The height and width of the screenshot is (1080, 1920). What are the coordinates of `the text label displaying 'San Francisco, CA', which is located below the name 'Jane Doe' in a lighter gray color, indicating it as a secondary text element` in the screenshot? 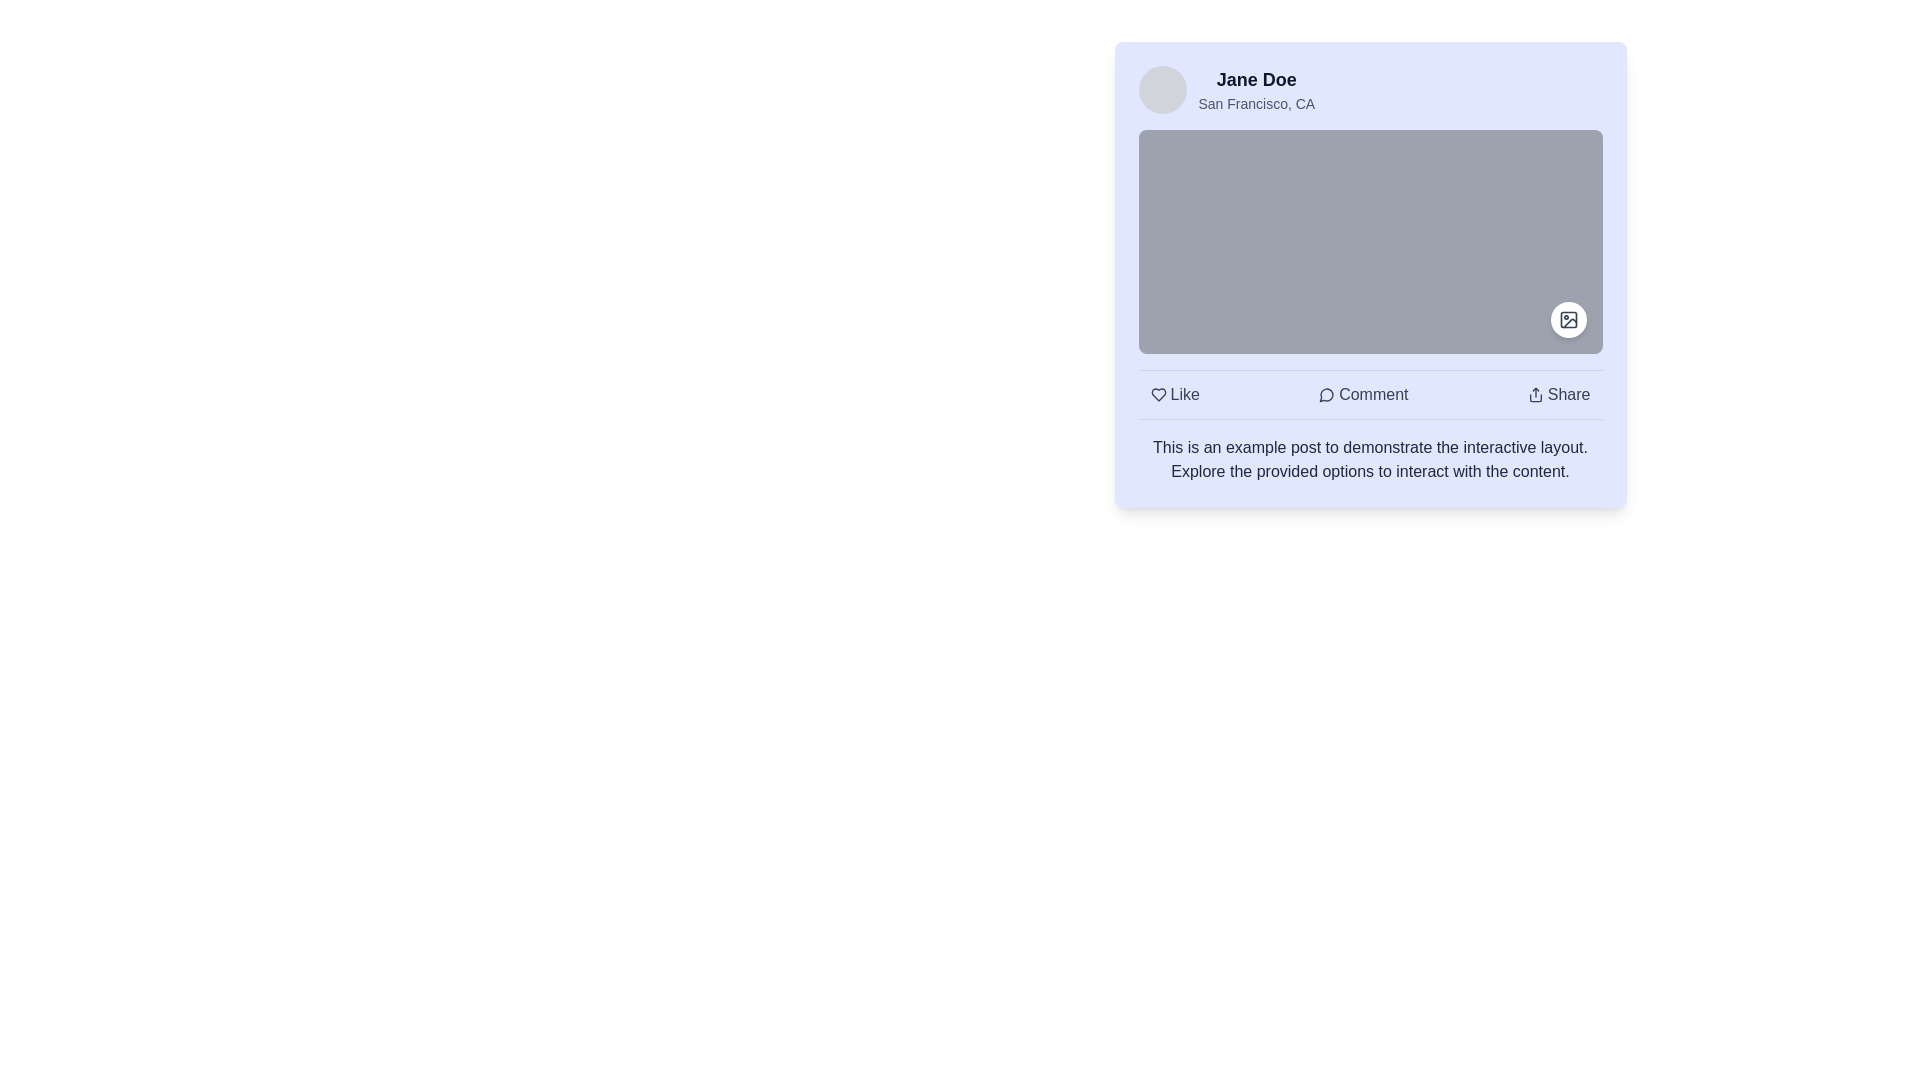 It's located at (1255, 104).